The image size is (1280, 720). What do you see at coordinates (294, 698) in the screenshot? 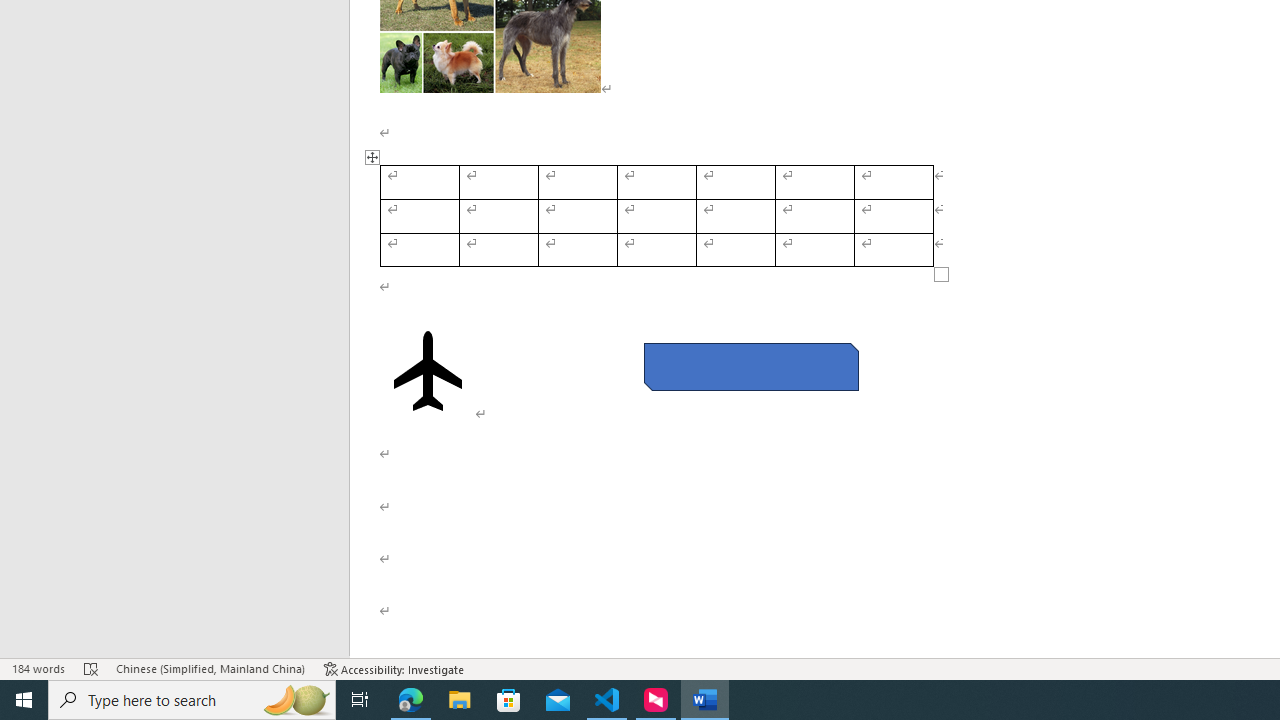
I see `'Search highlights icon opens search home window'` at bounding box center [294, 698].